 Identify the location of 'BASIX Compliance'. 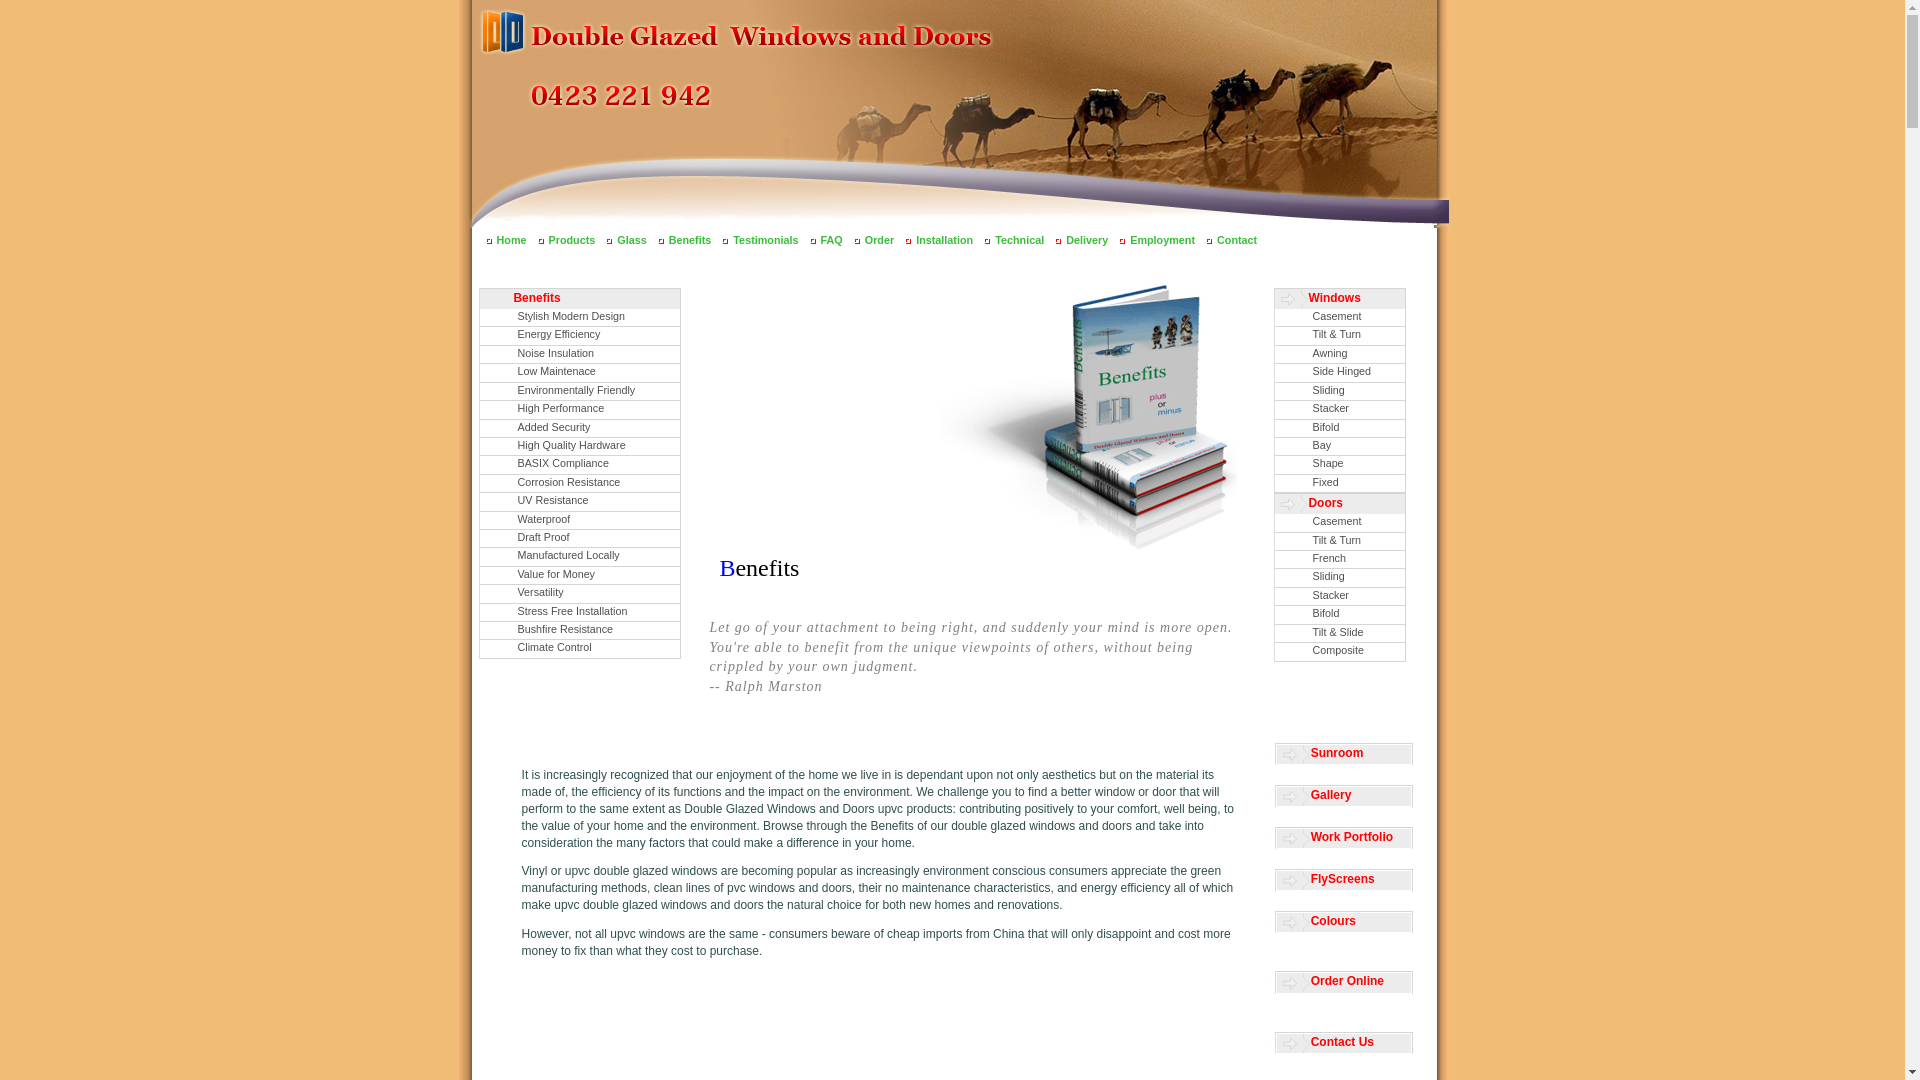
(579, 464).